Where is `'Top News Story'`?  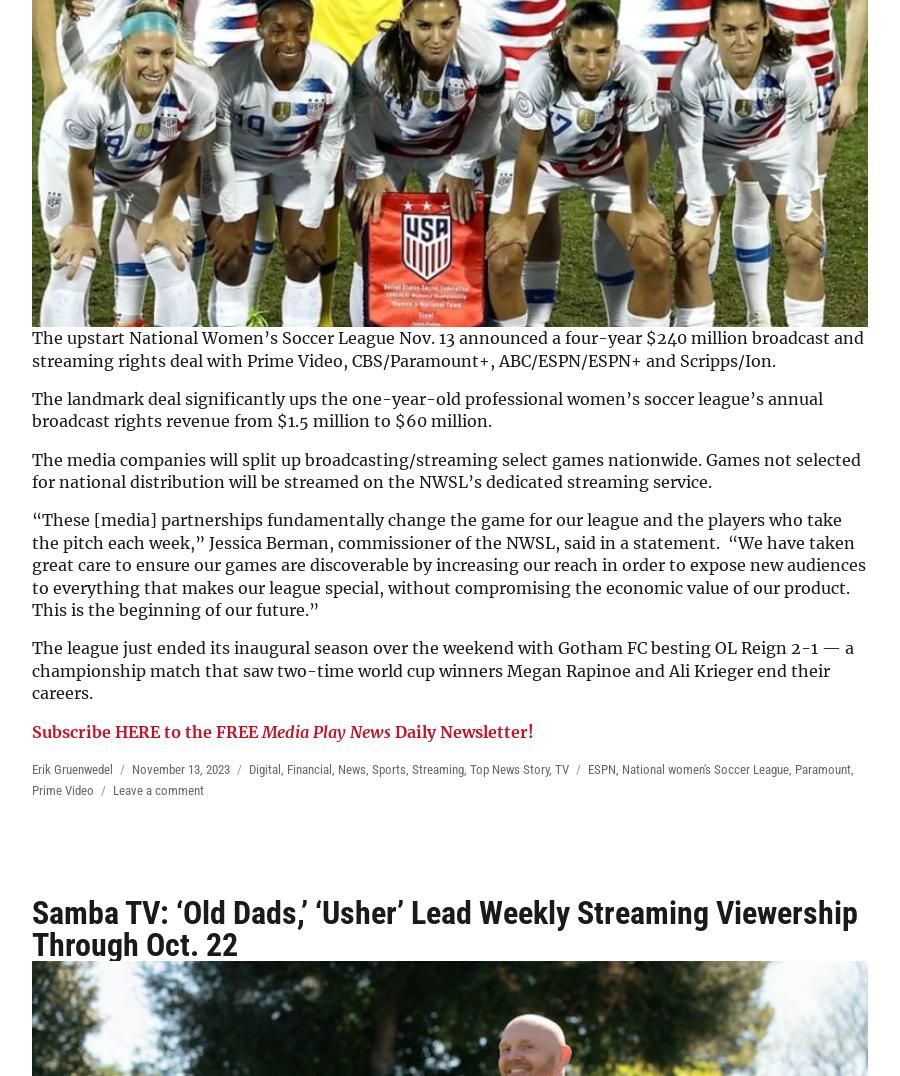 'Top News Story' is located at coordinates (508, 769).